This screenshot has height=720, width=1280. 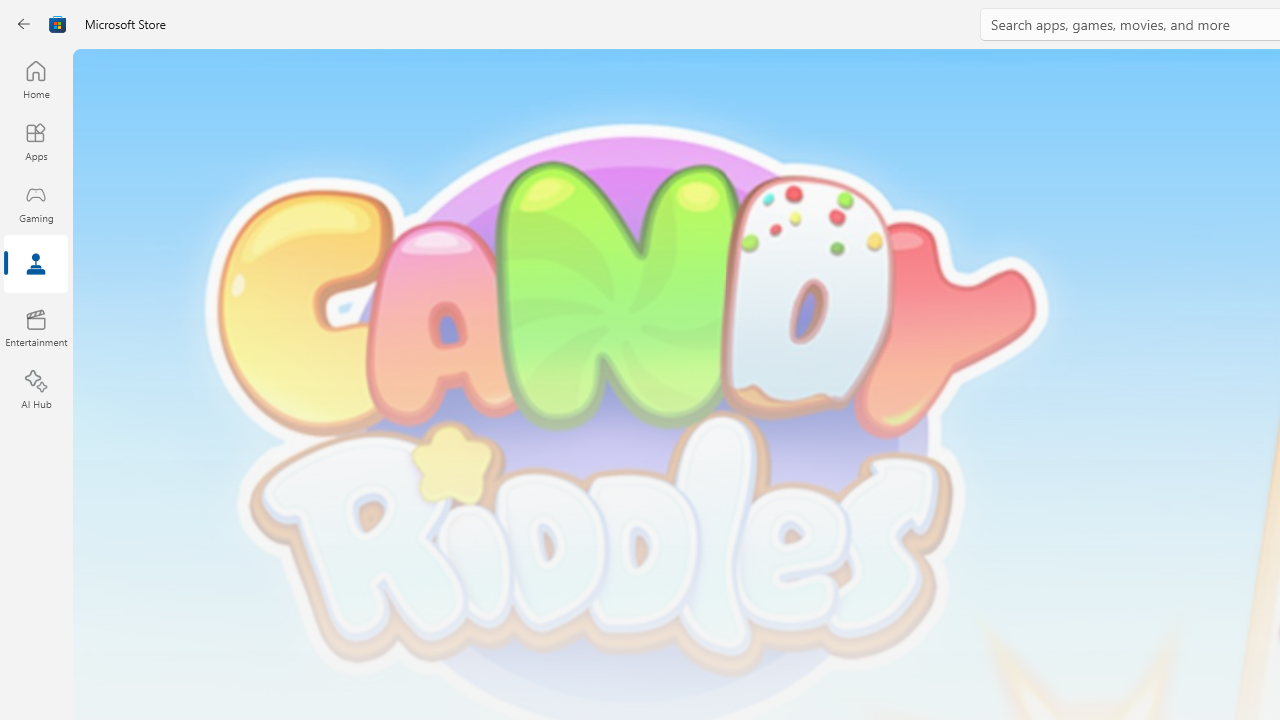 I want to click on 'AI Hub', so click(x=35, y=390).